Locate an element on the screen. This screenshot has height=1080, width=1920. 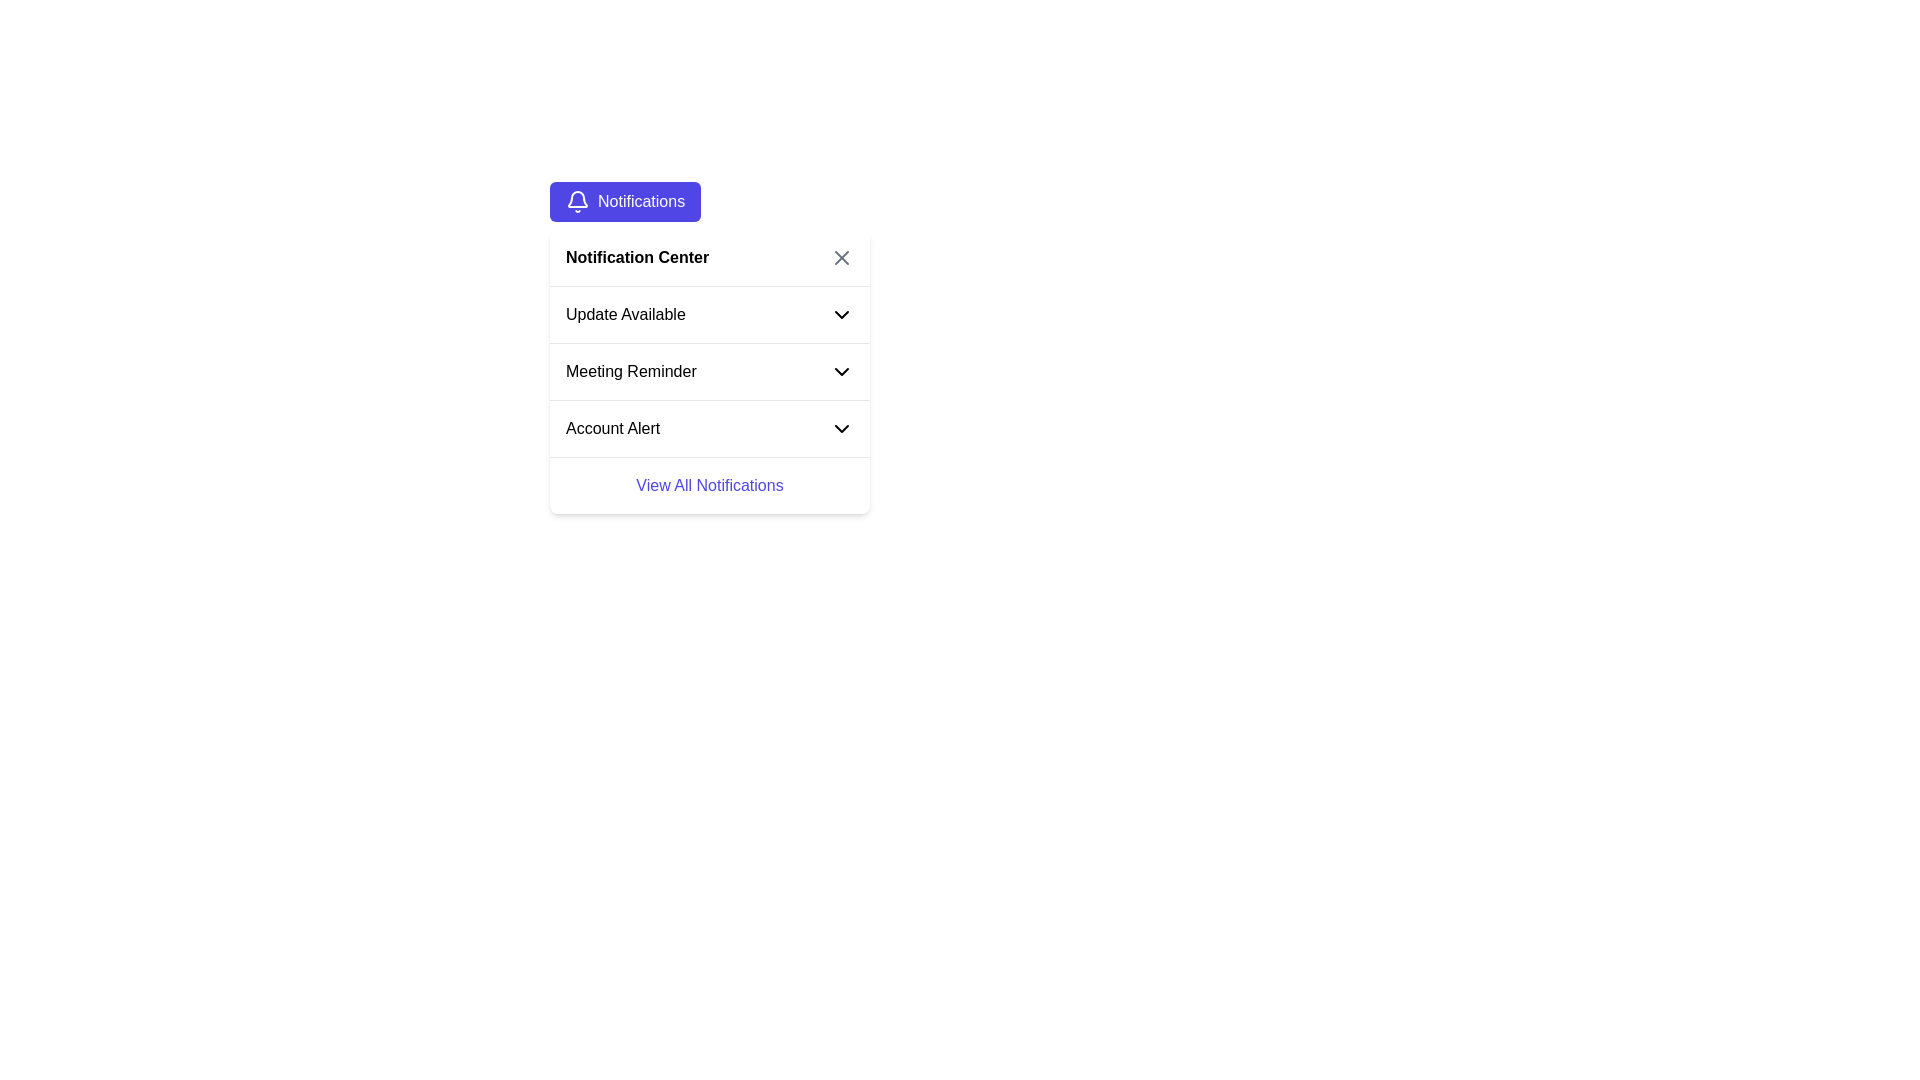
the downward-facing chevron icon located to the far right of the 'Update Available' section in the notification menu is located at coordinates (841, 315).